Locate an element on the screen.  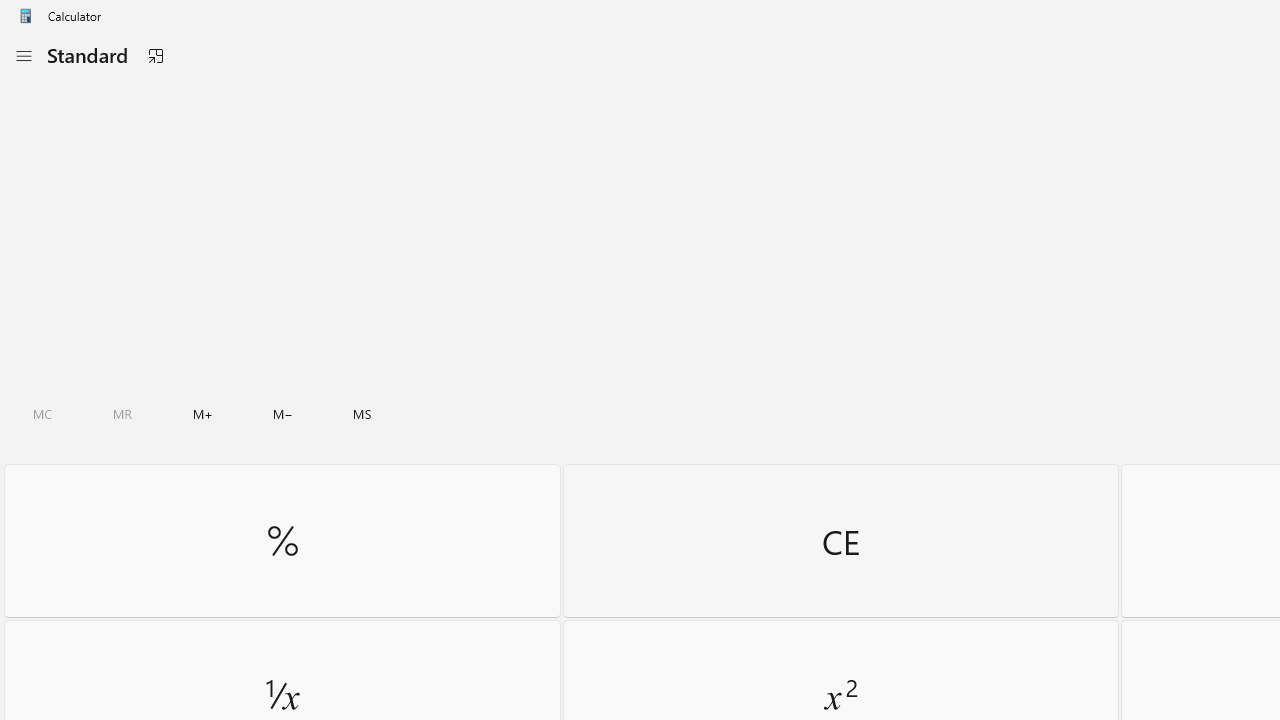
'Open Navigation' is located at coordinates (23, 55).